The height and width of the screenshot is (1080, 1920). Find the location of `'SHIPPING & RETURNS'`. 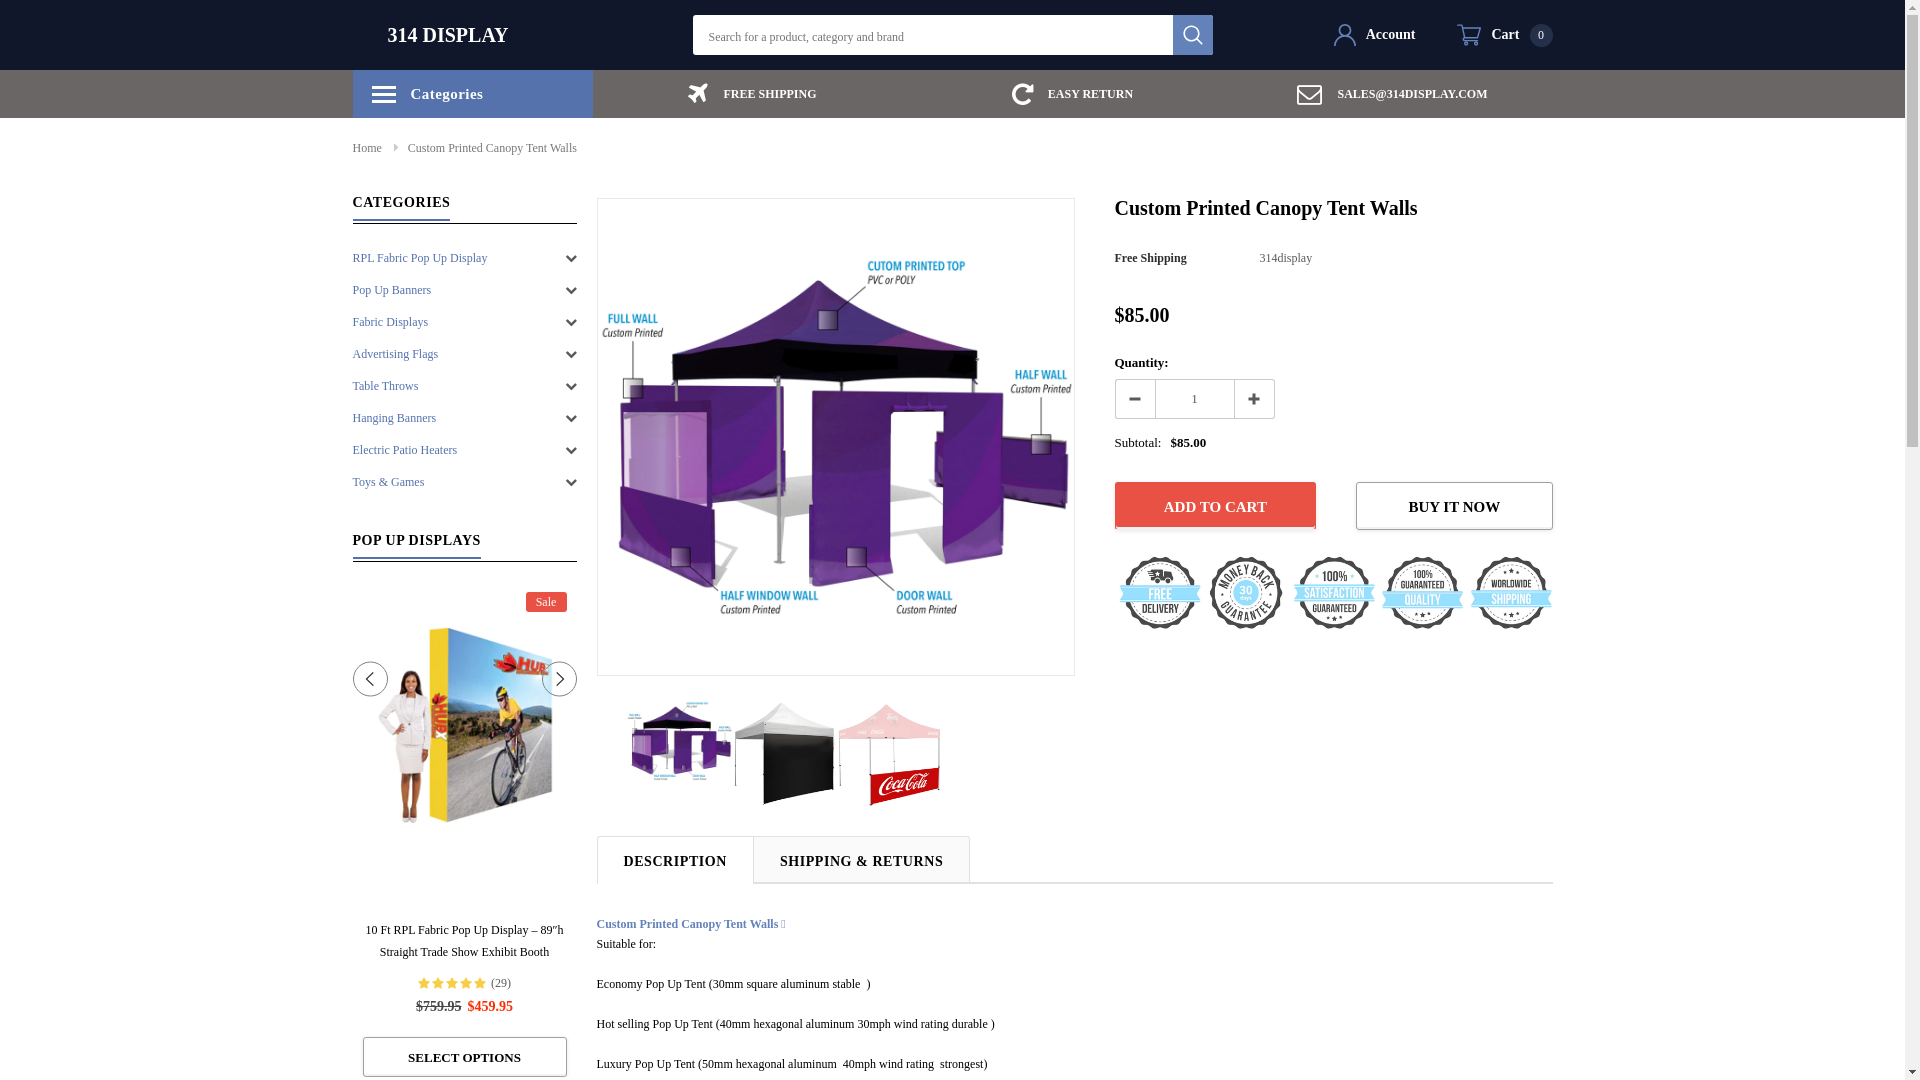

'SHIPPING & RETURNS' is located at coordinates (861, 858).